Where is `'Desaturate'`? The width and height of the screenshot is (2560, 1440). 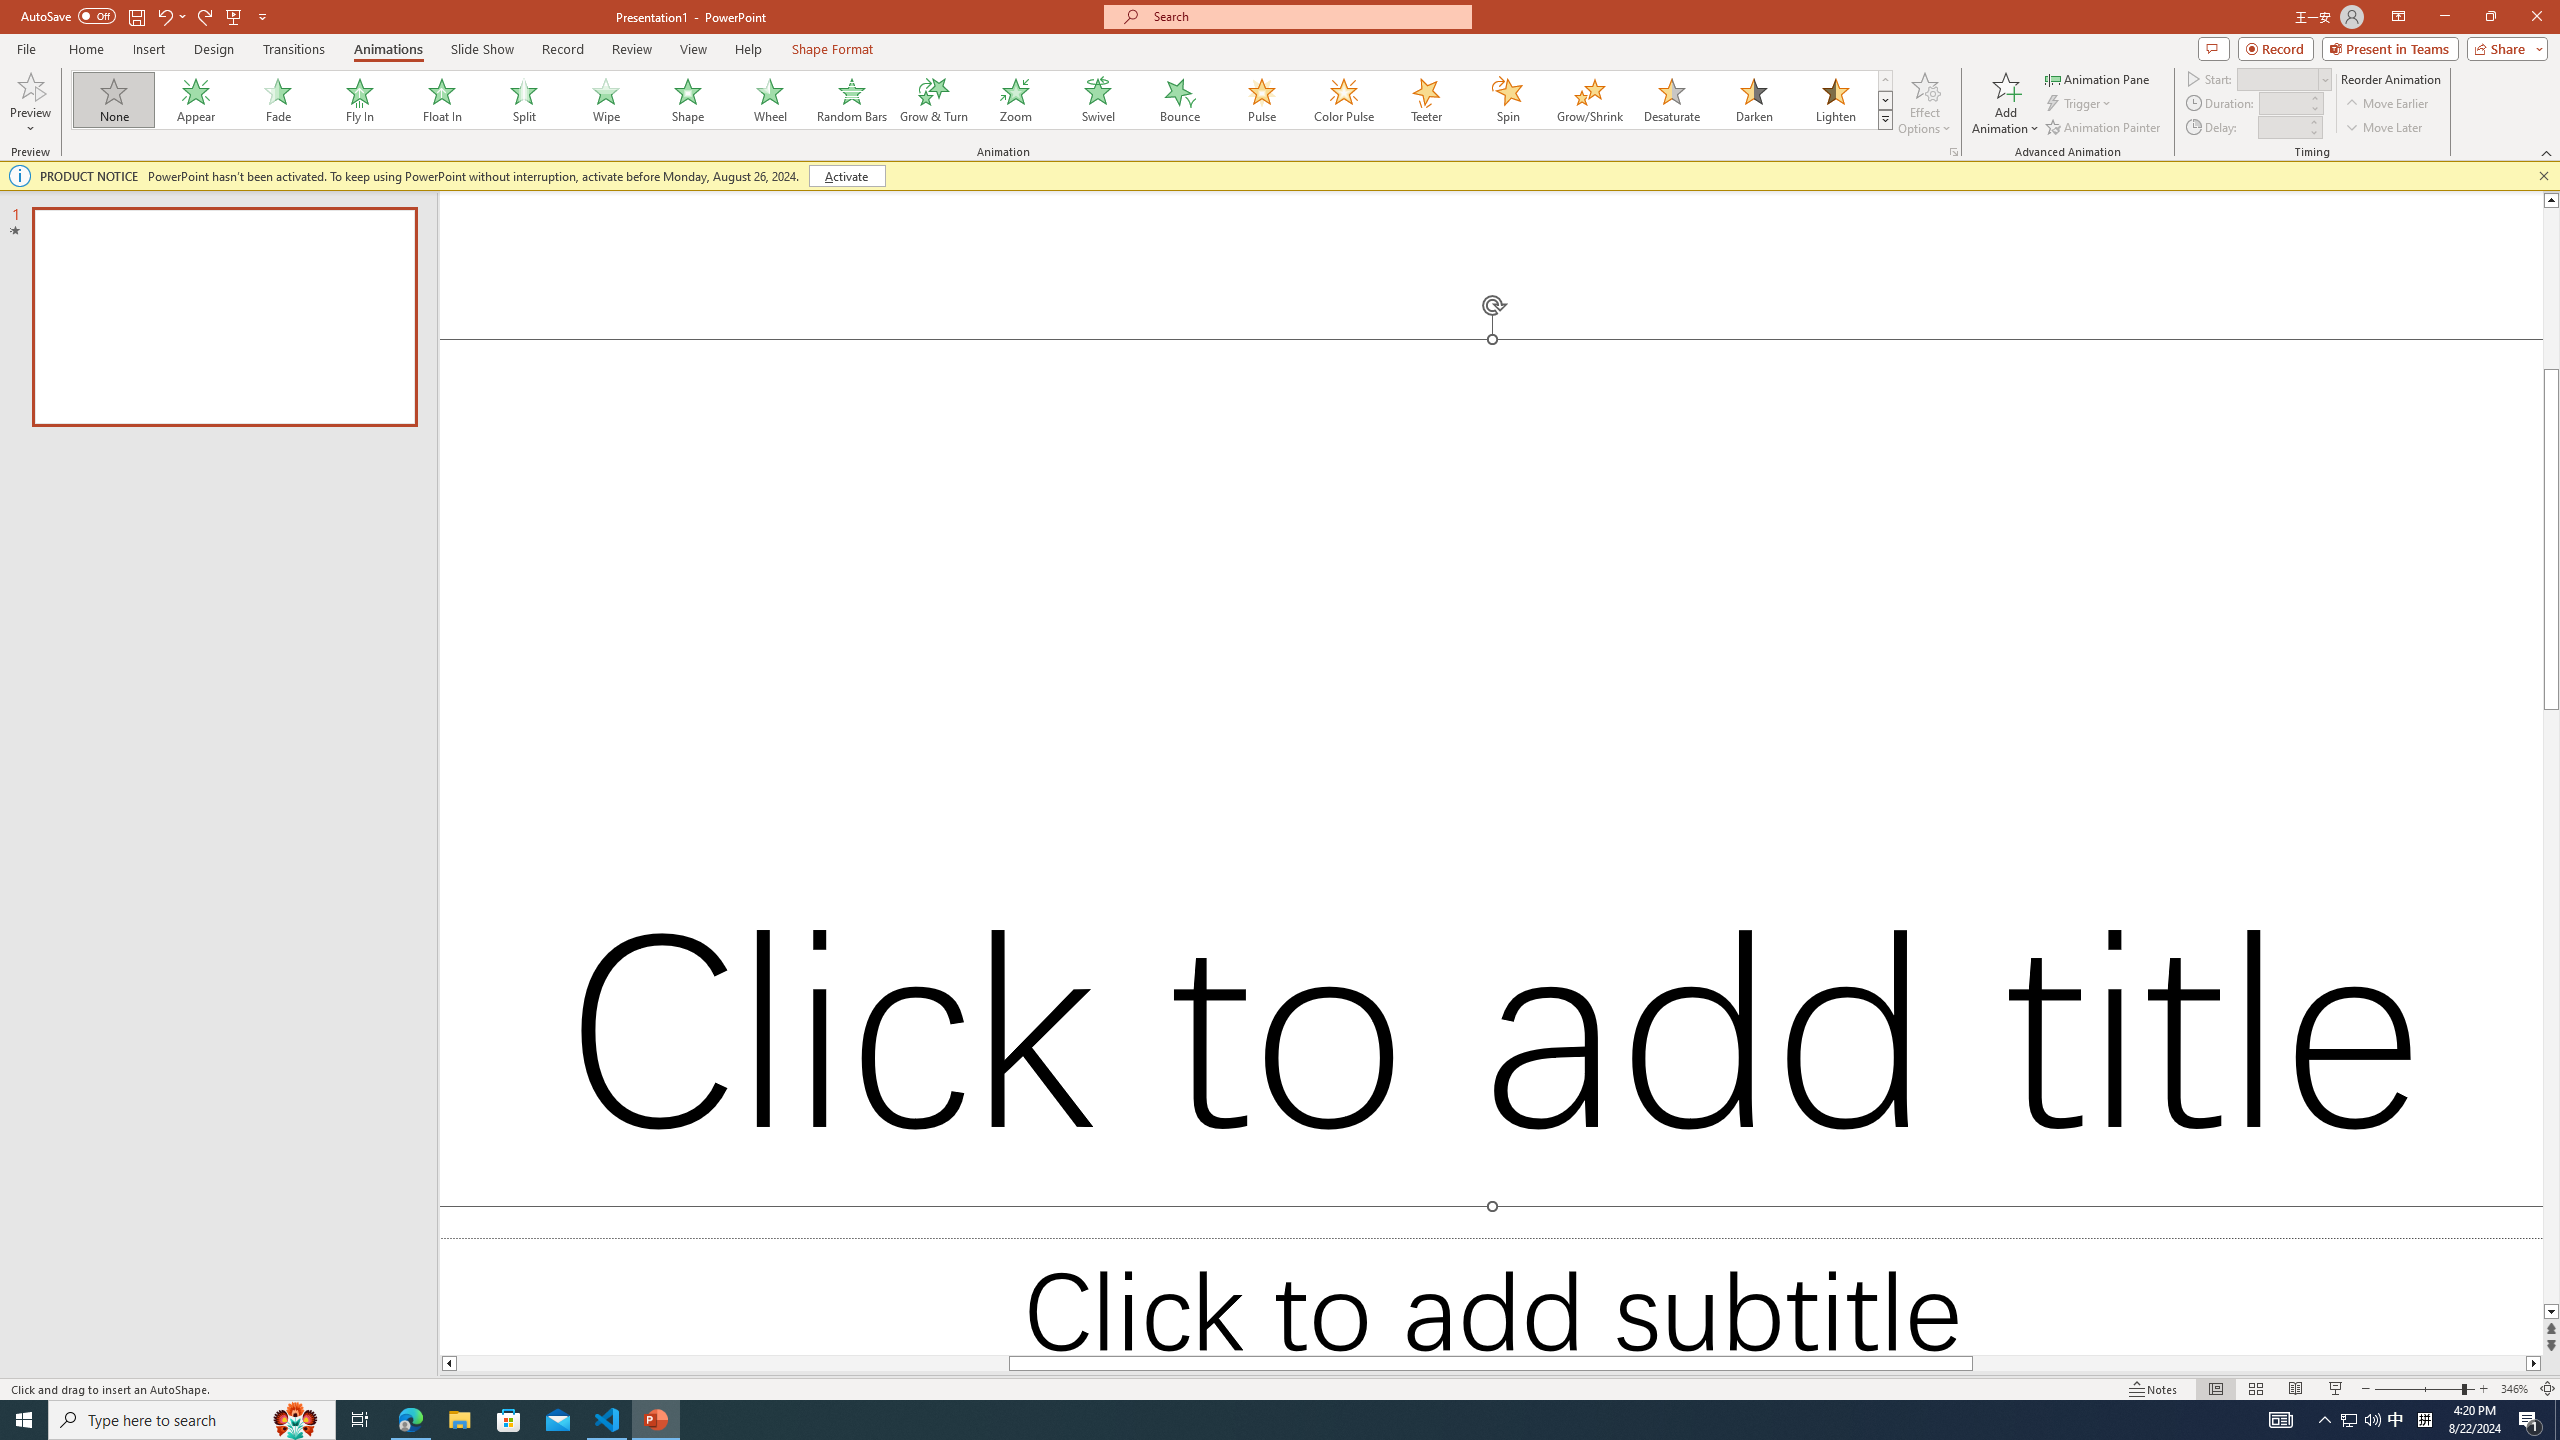 'Desaturate' is located at coordinates (1671, 99).